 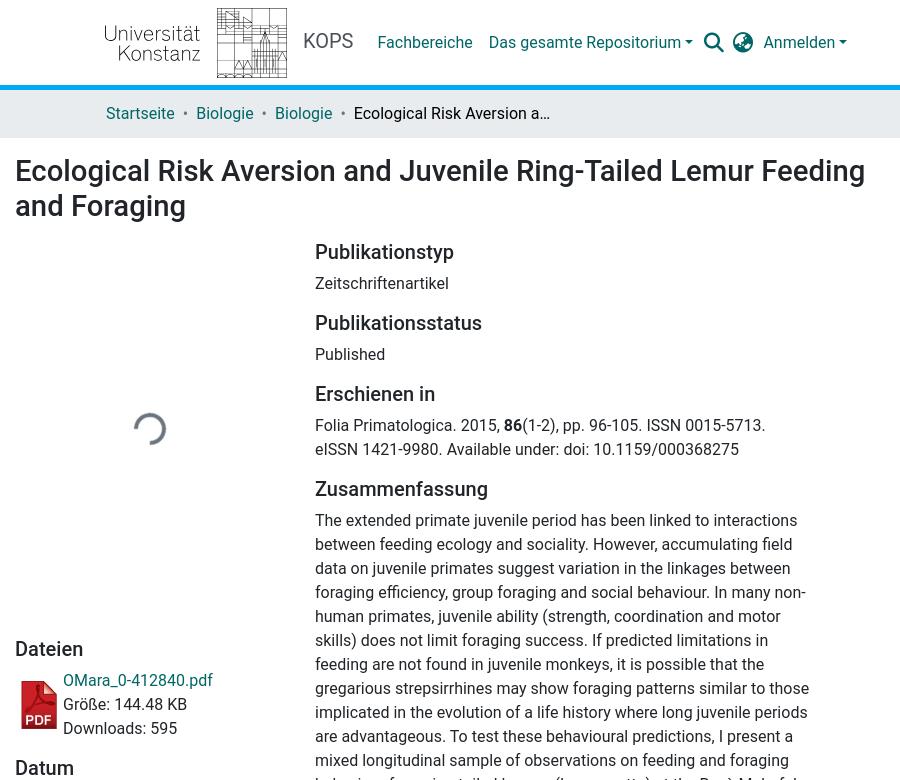 I want to click on 'Dateien', so click(x=47, y=649).